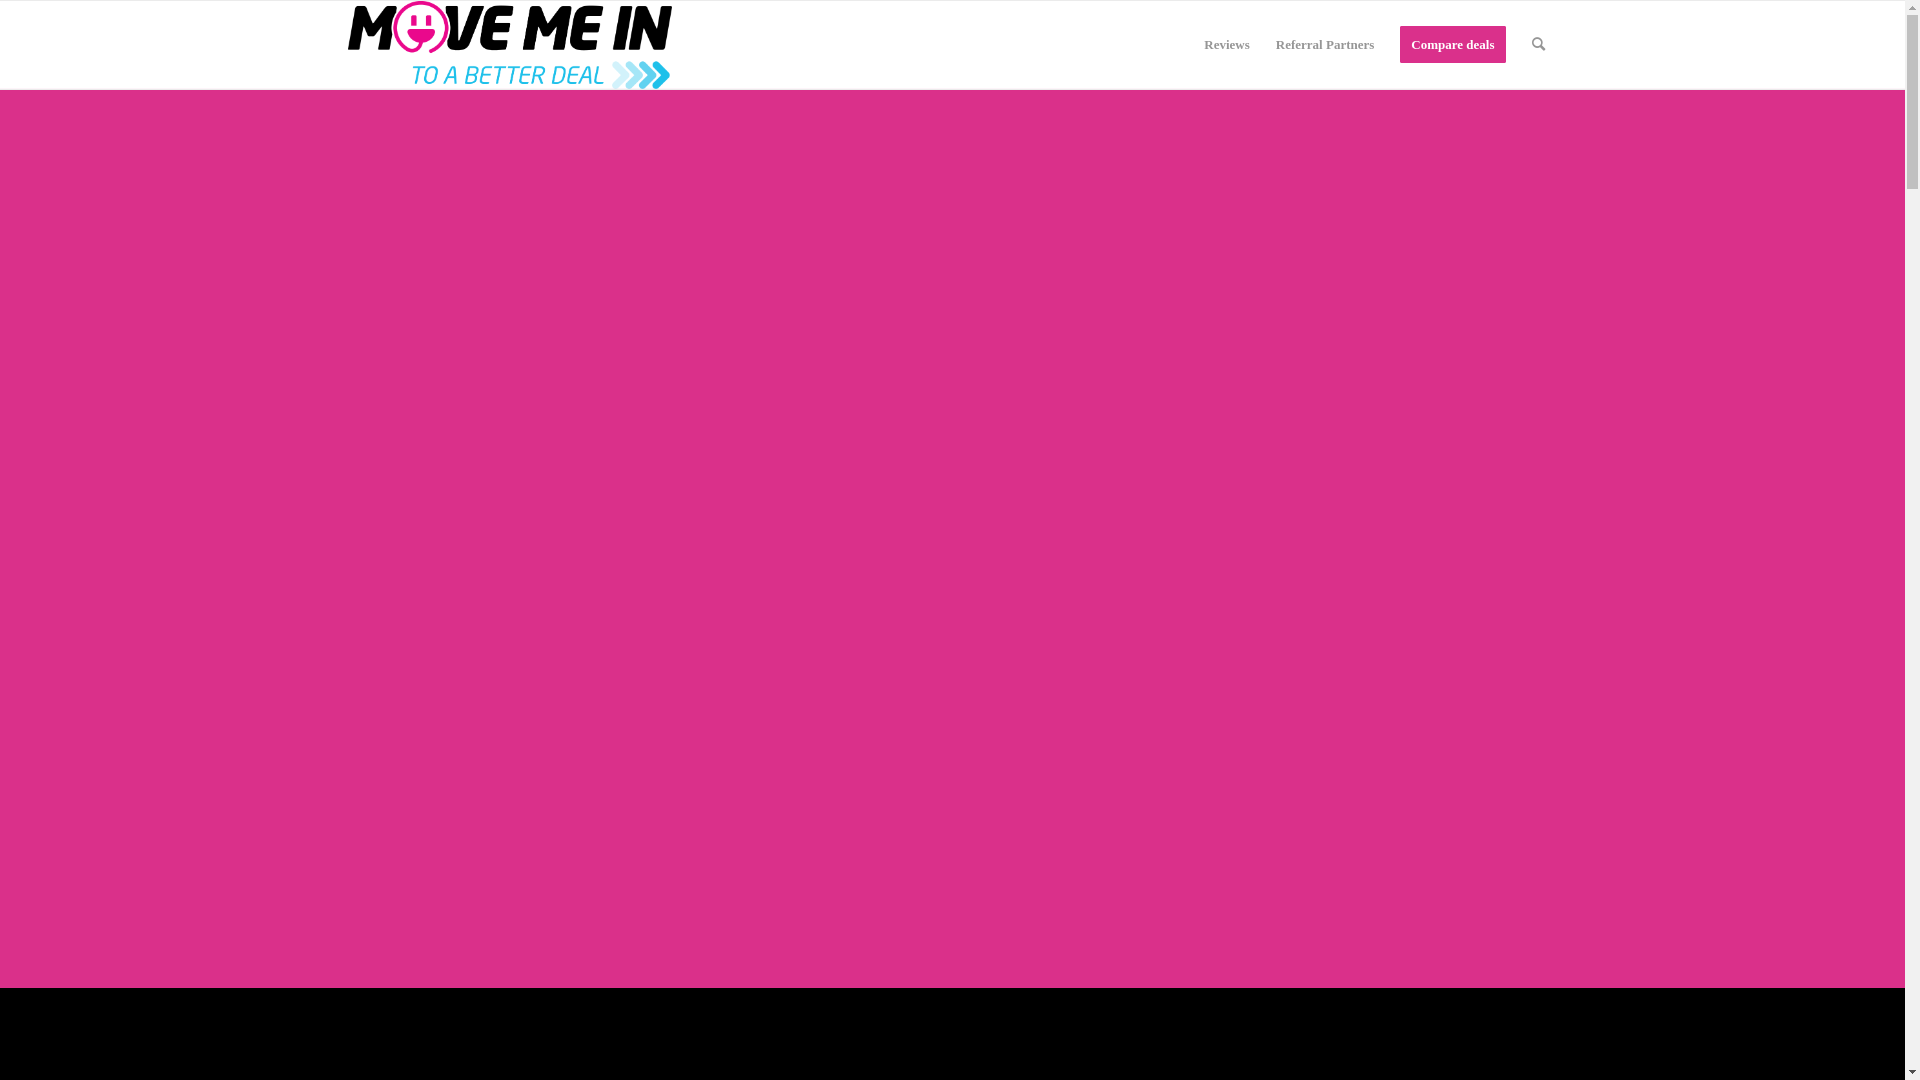  I want to click on 'Referral Partners', so click(1261, 45).